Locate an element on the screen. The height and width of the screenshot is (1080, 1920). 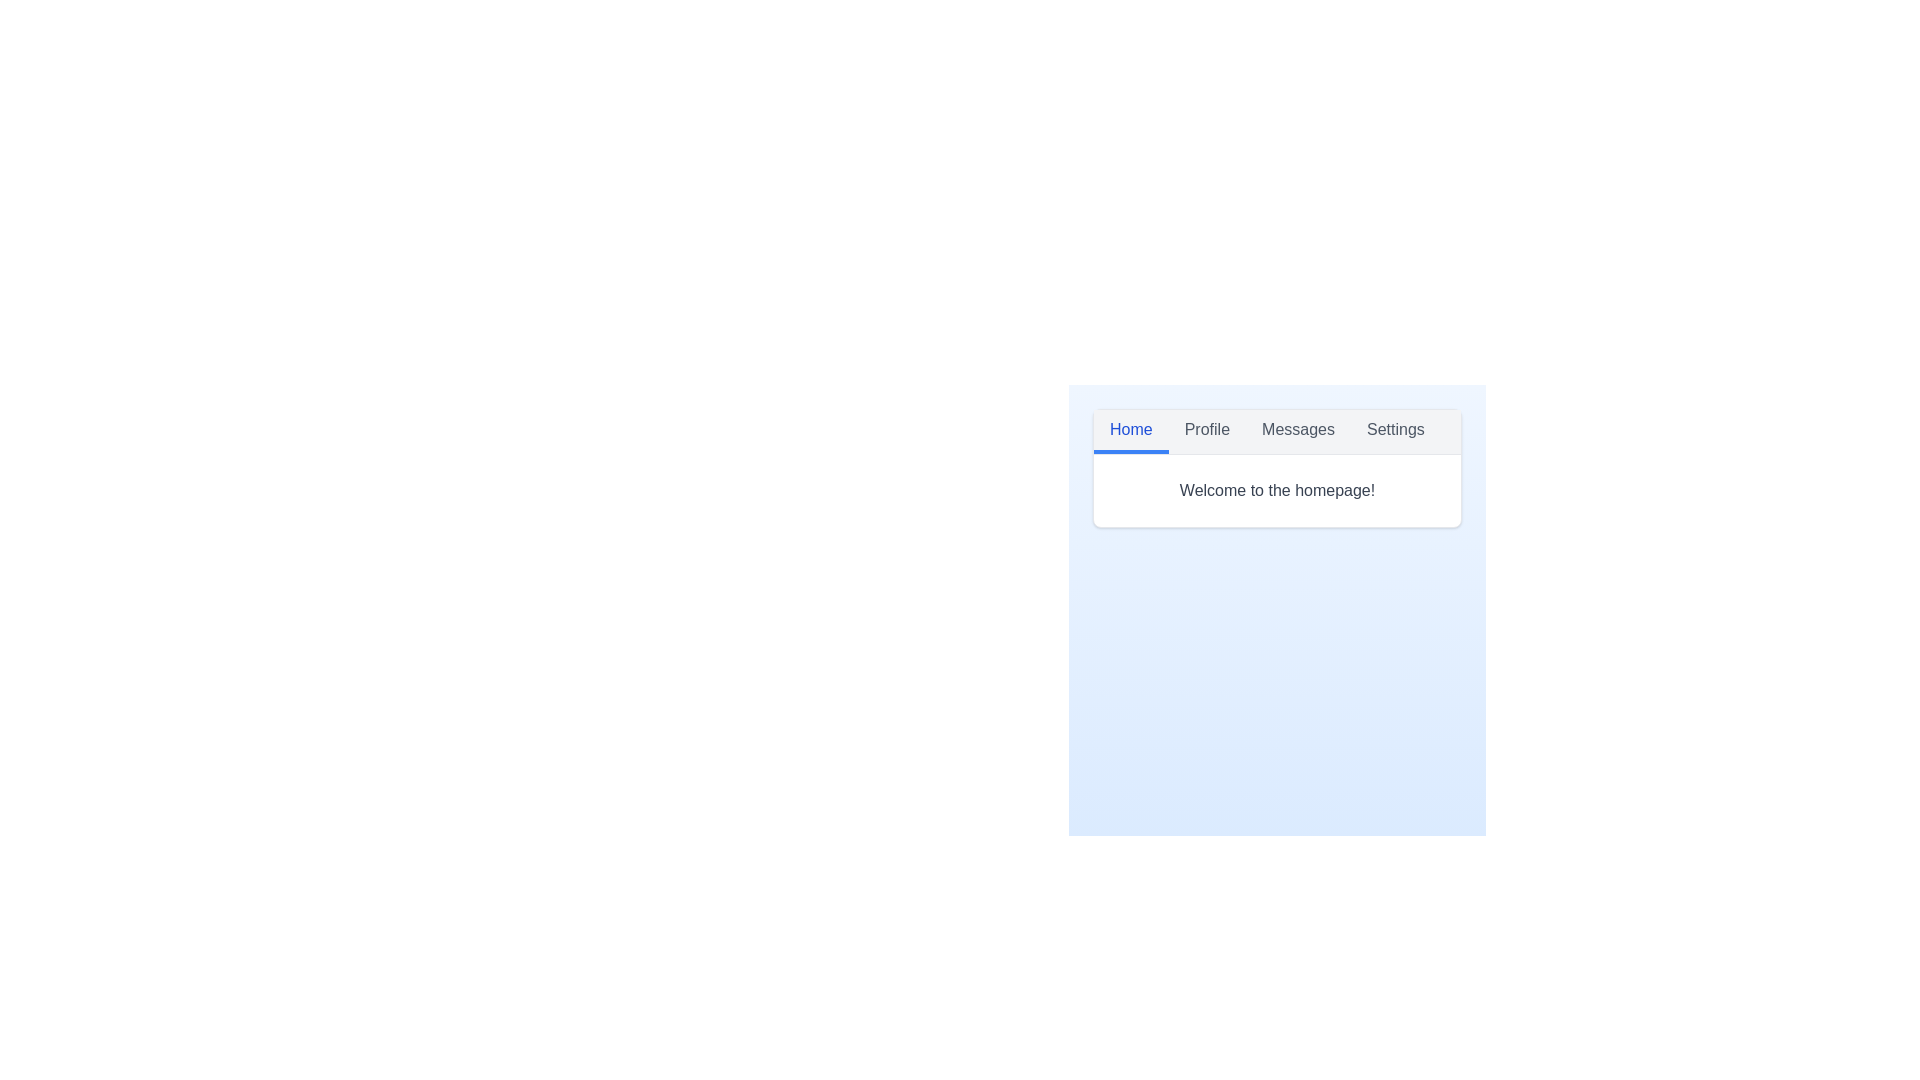
on the 'Messages' navigation tab, the third tab in the horizontal menu located between 'Profile' and 'Settings' is located at coordinates (1298, 431).